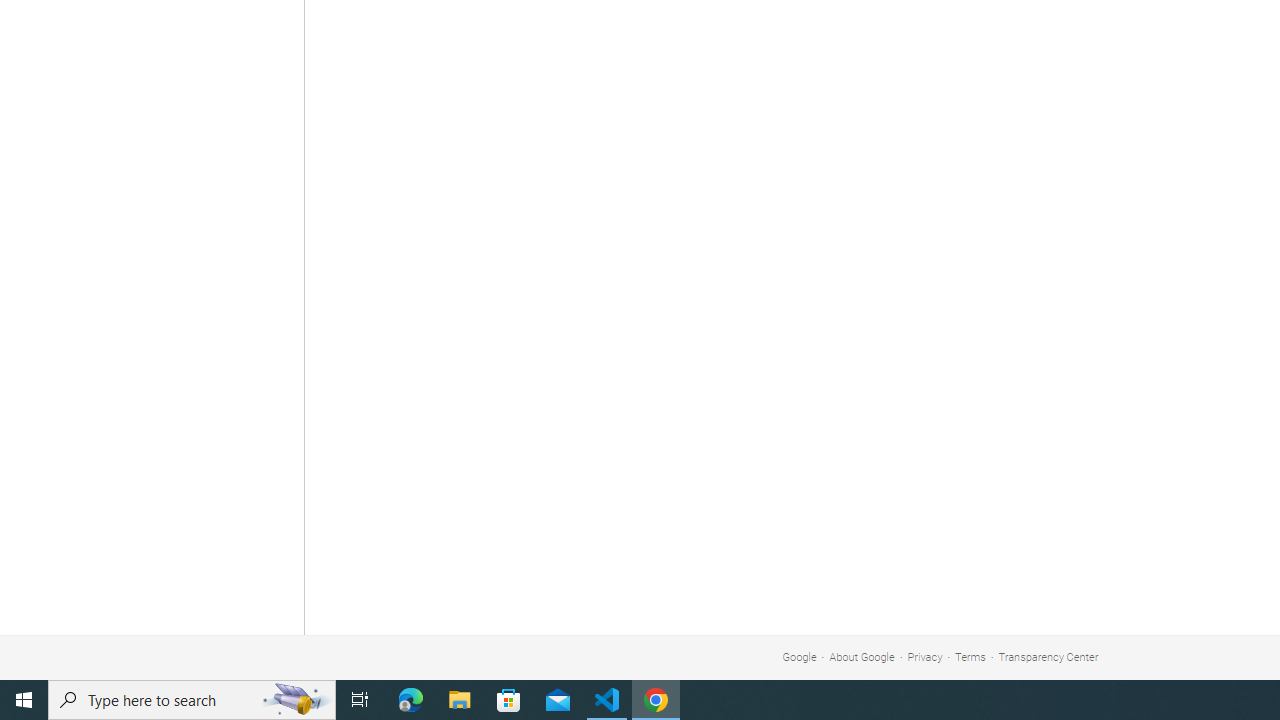 Image resolution: width=1280 pixels, height=720 pixels. What do you see at coordinates (1047, 657) in the screenshot?
I see `'Transparency Center'` at bounding box center [1047, 657].